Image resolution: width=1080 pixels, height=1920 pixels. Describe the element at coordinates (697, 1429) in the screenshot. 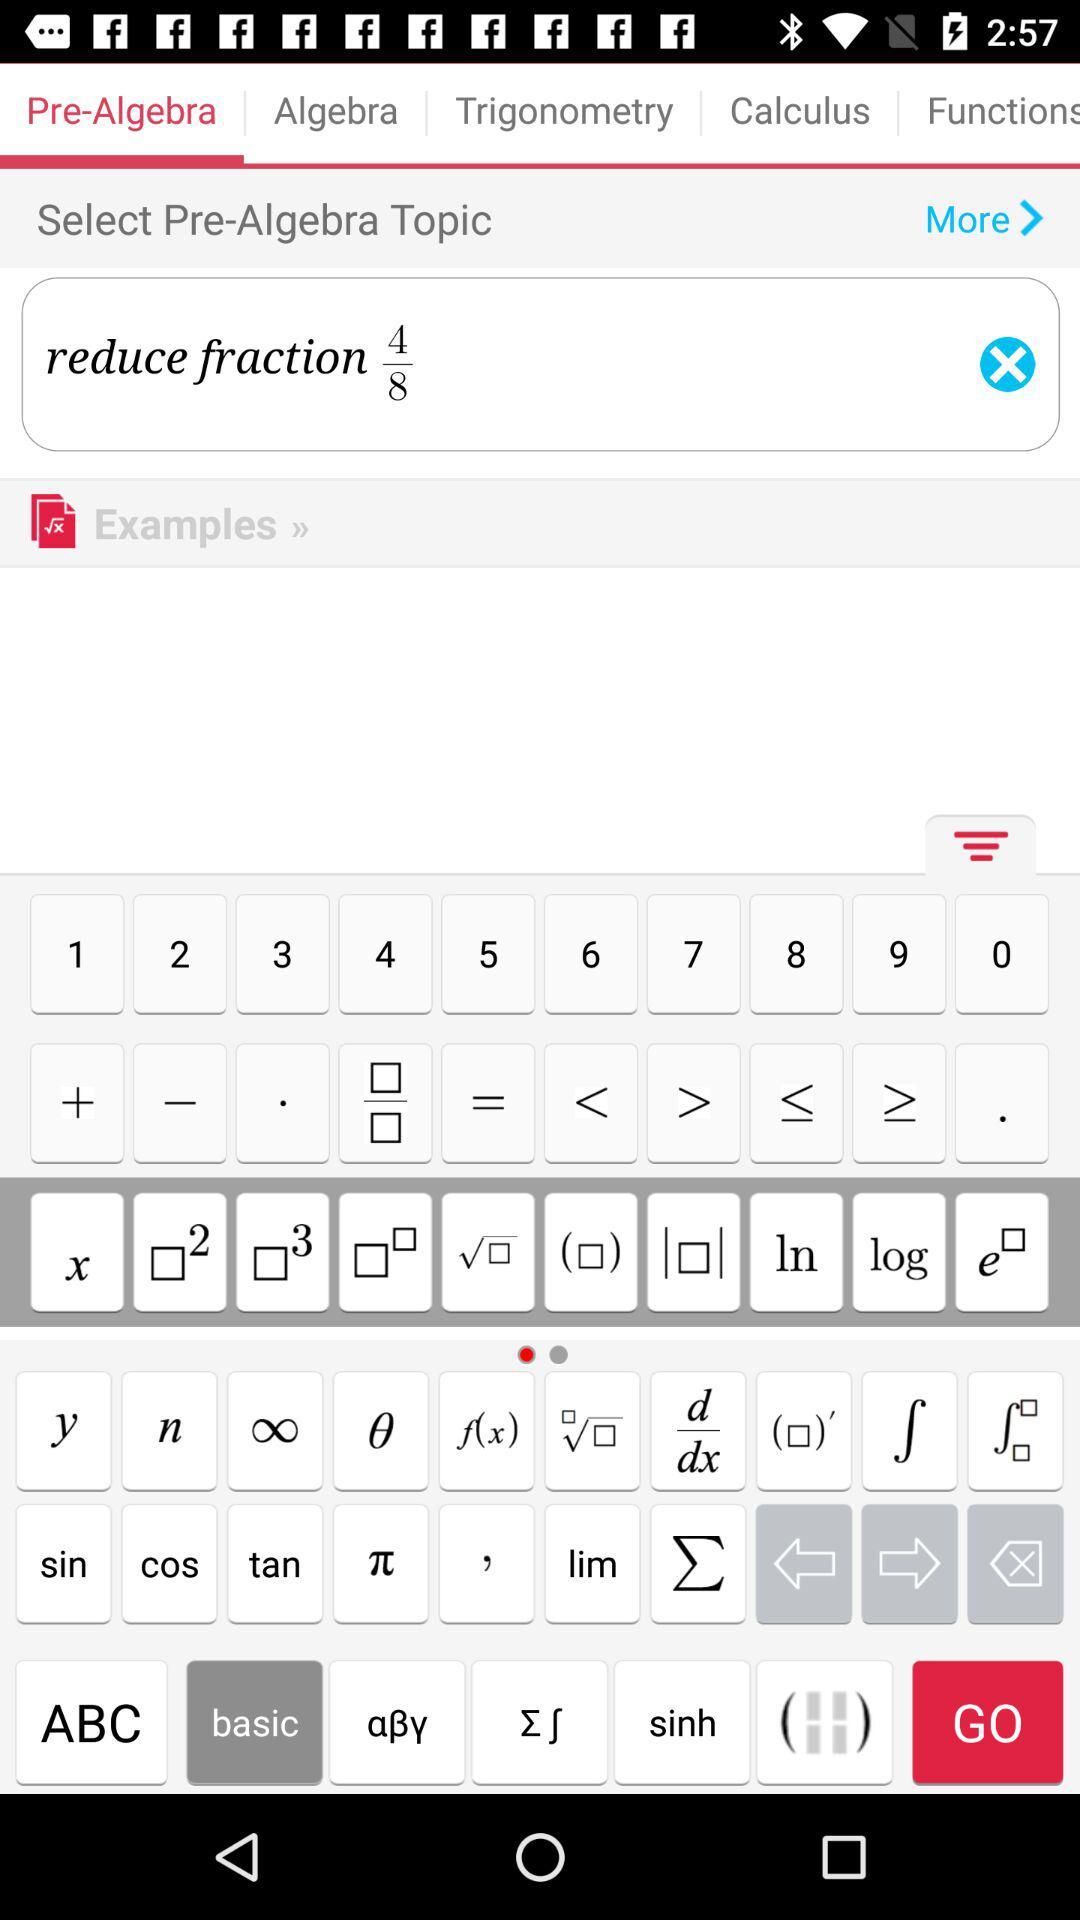

I see `reduce fraction d/dx` at that location.